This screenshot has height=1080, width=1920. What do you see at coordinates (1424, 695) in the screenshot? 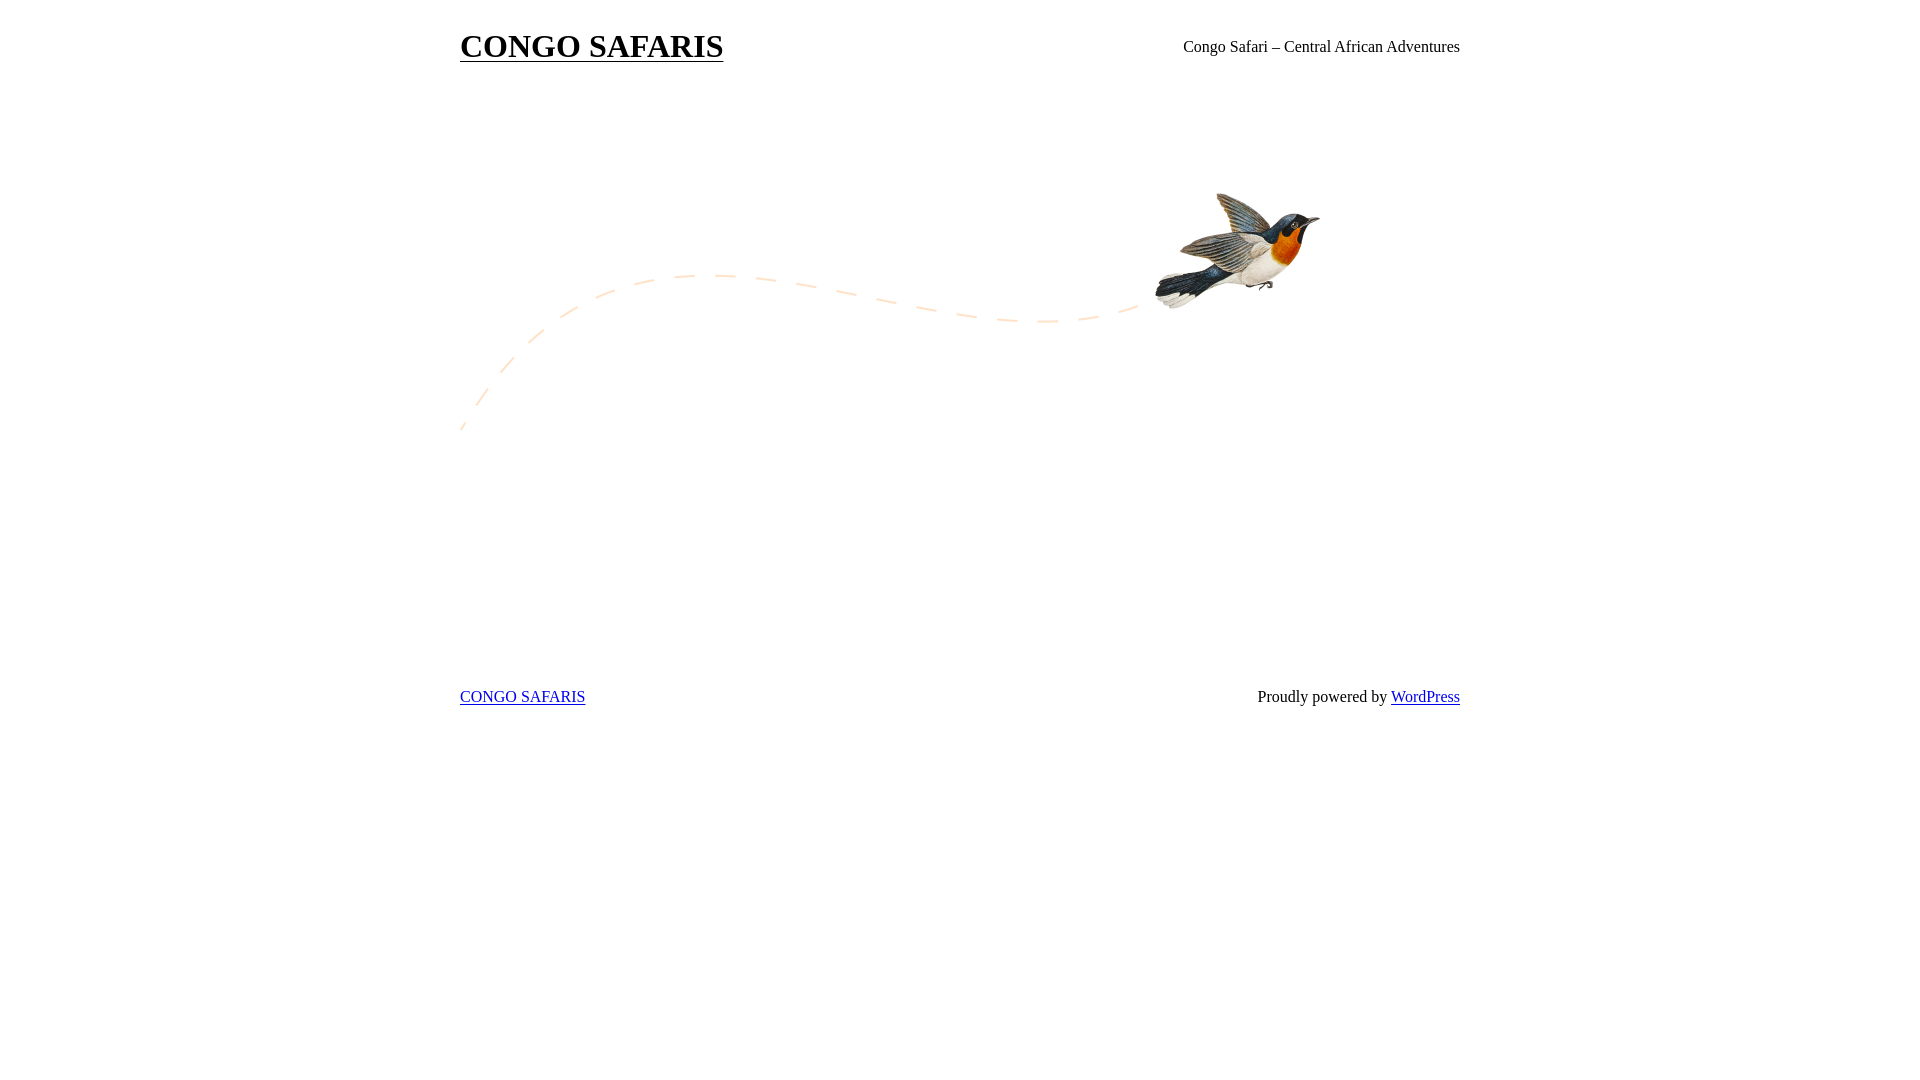
I see `'WordPress'` at bounding box center [1424, 695].